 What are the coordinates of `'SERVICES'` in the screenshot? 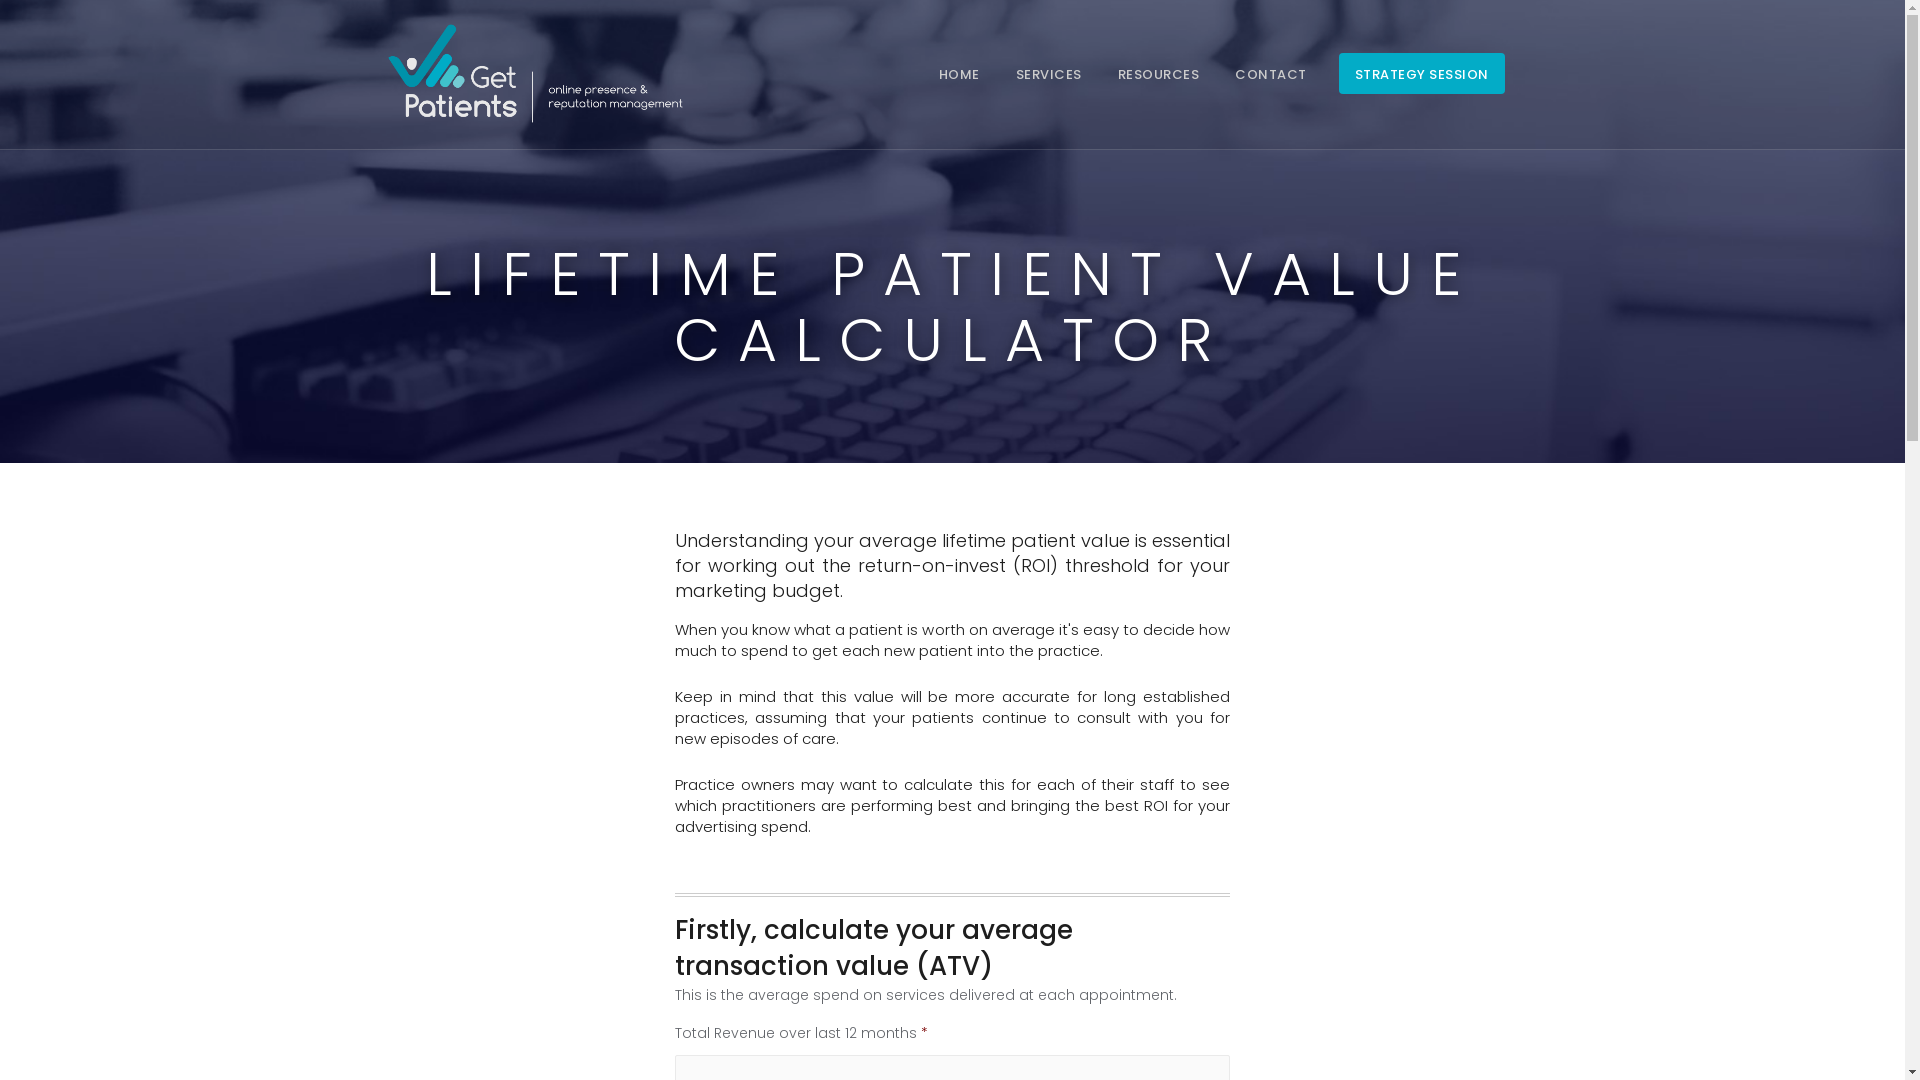 It's located at (1048, 73).